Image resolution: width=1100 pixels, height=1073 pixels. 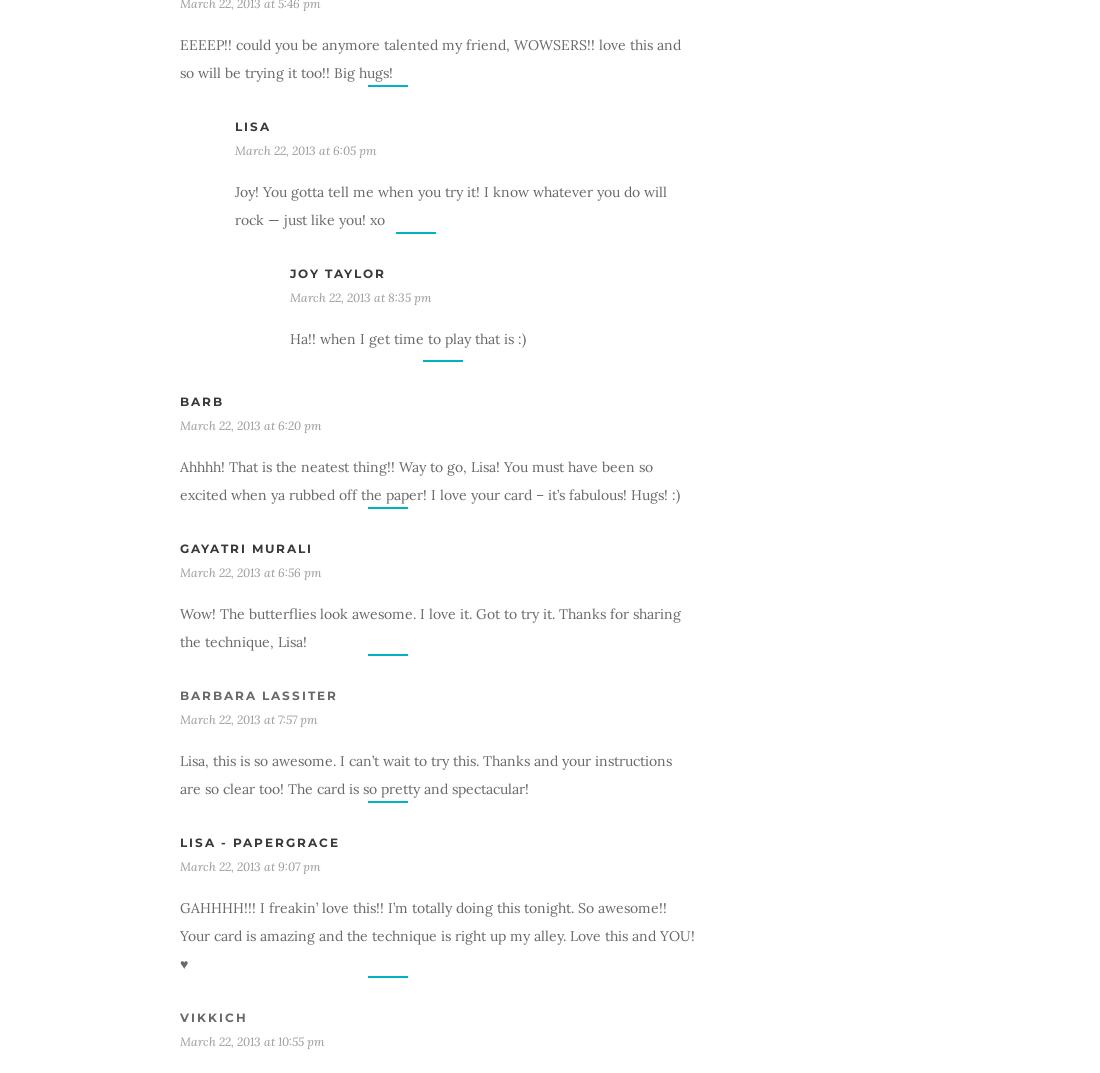 What do you see at coordinates (337, 271) in the screenshot?
I see `'Joy Taylor'` at bounding box center [337, 271].